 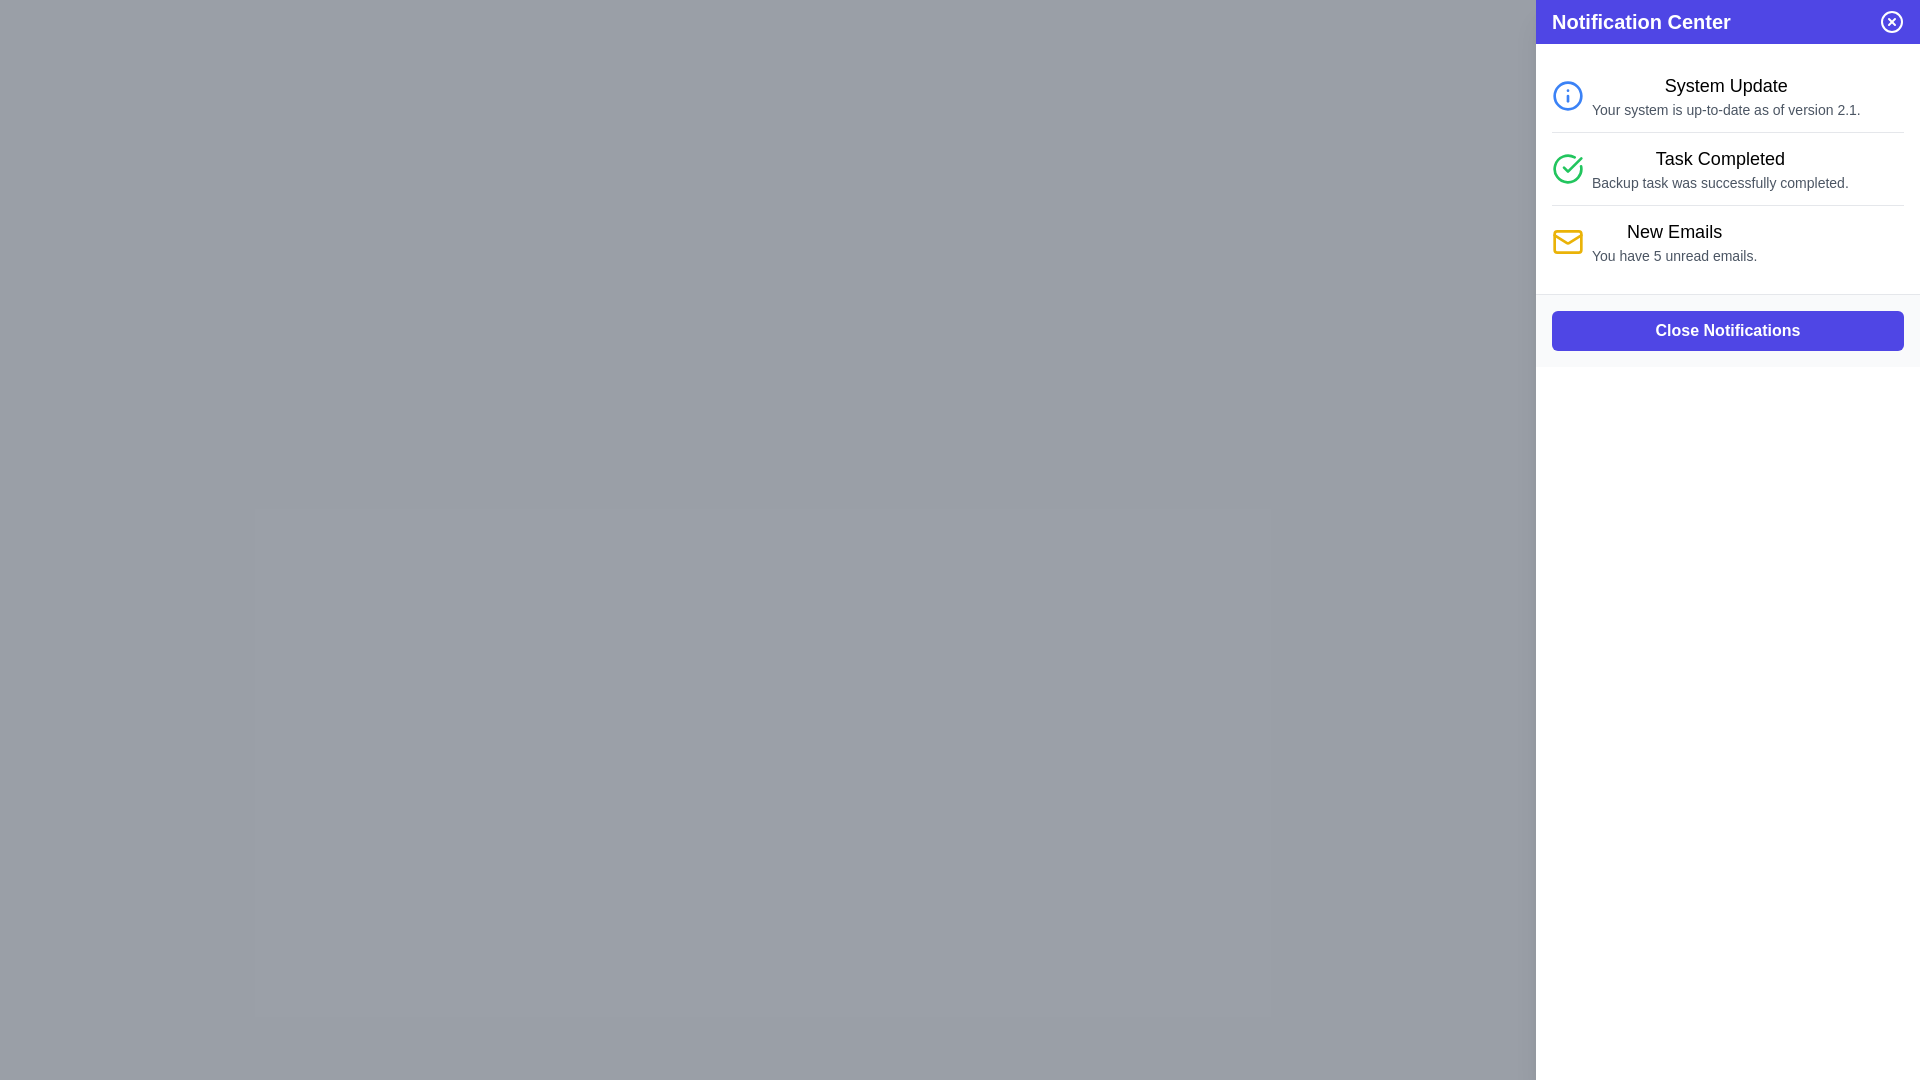 I want to click on the icon located next to the 'Task Completed' notification message in the Notification Center, which visually indicates that the associated task has been completed successfully, so click(x=1567, y=168).